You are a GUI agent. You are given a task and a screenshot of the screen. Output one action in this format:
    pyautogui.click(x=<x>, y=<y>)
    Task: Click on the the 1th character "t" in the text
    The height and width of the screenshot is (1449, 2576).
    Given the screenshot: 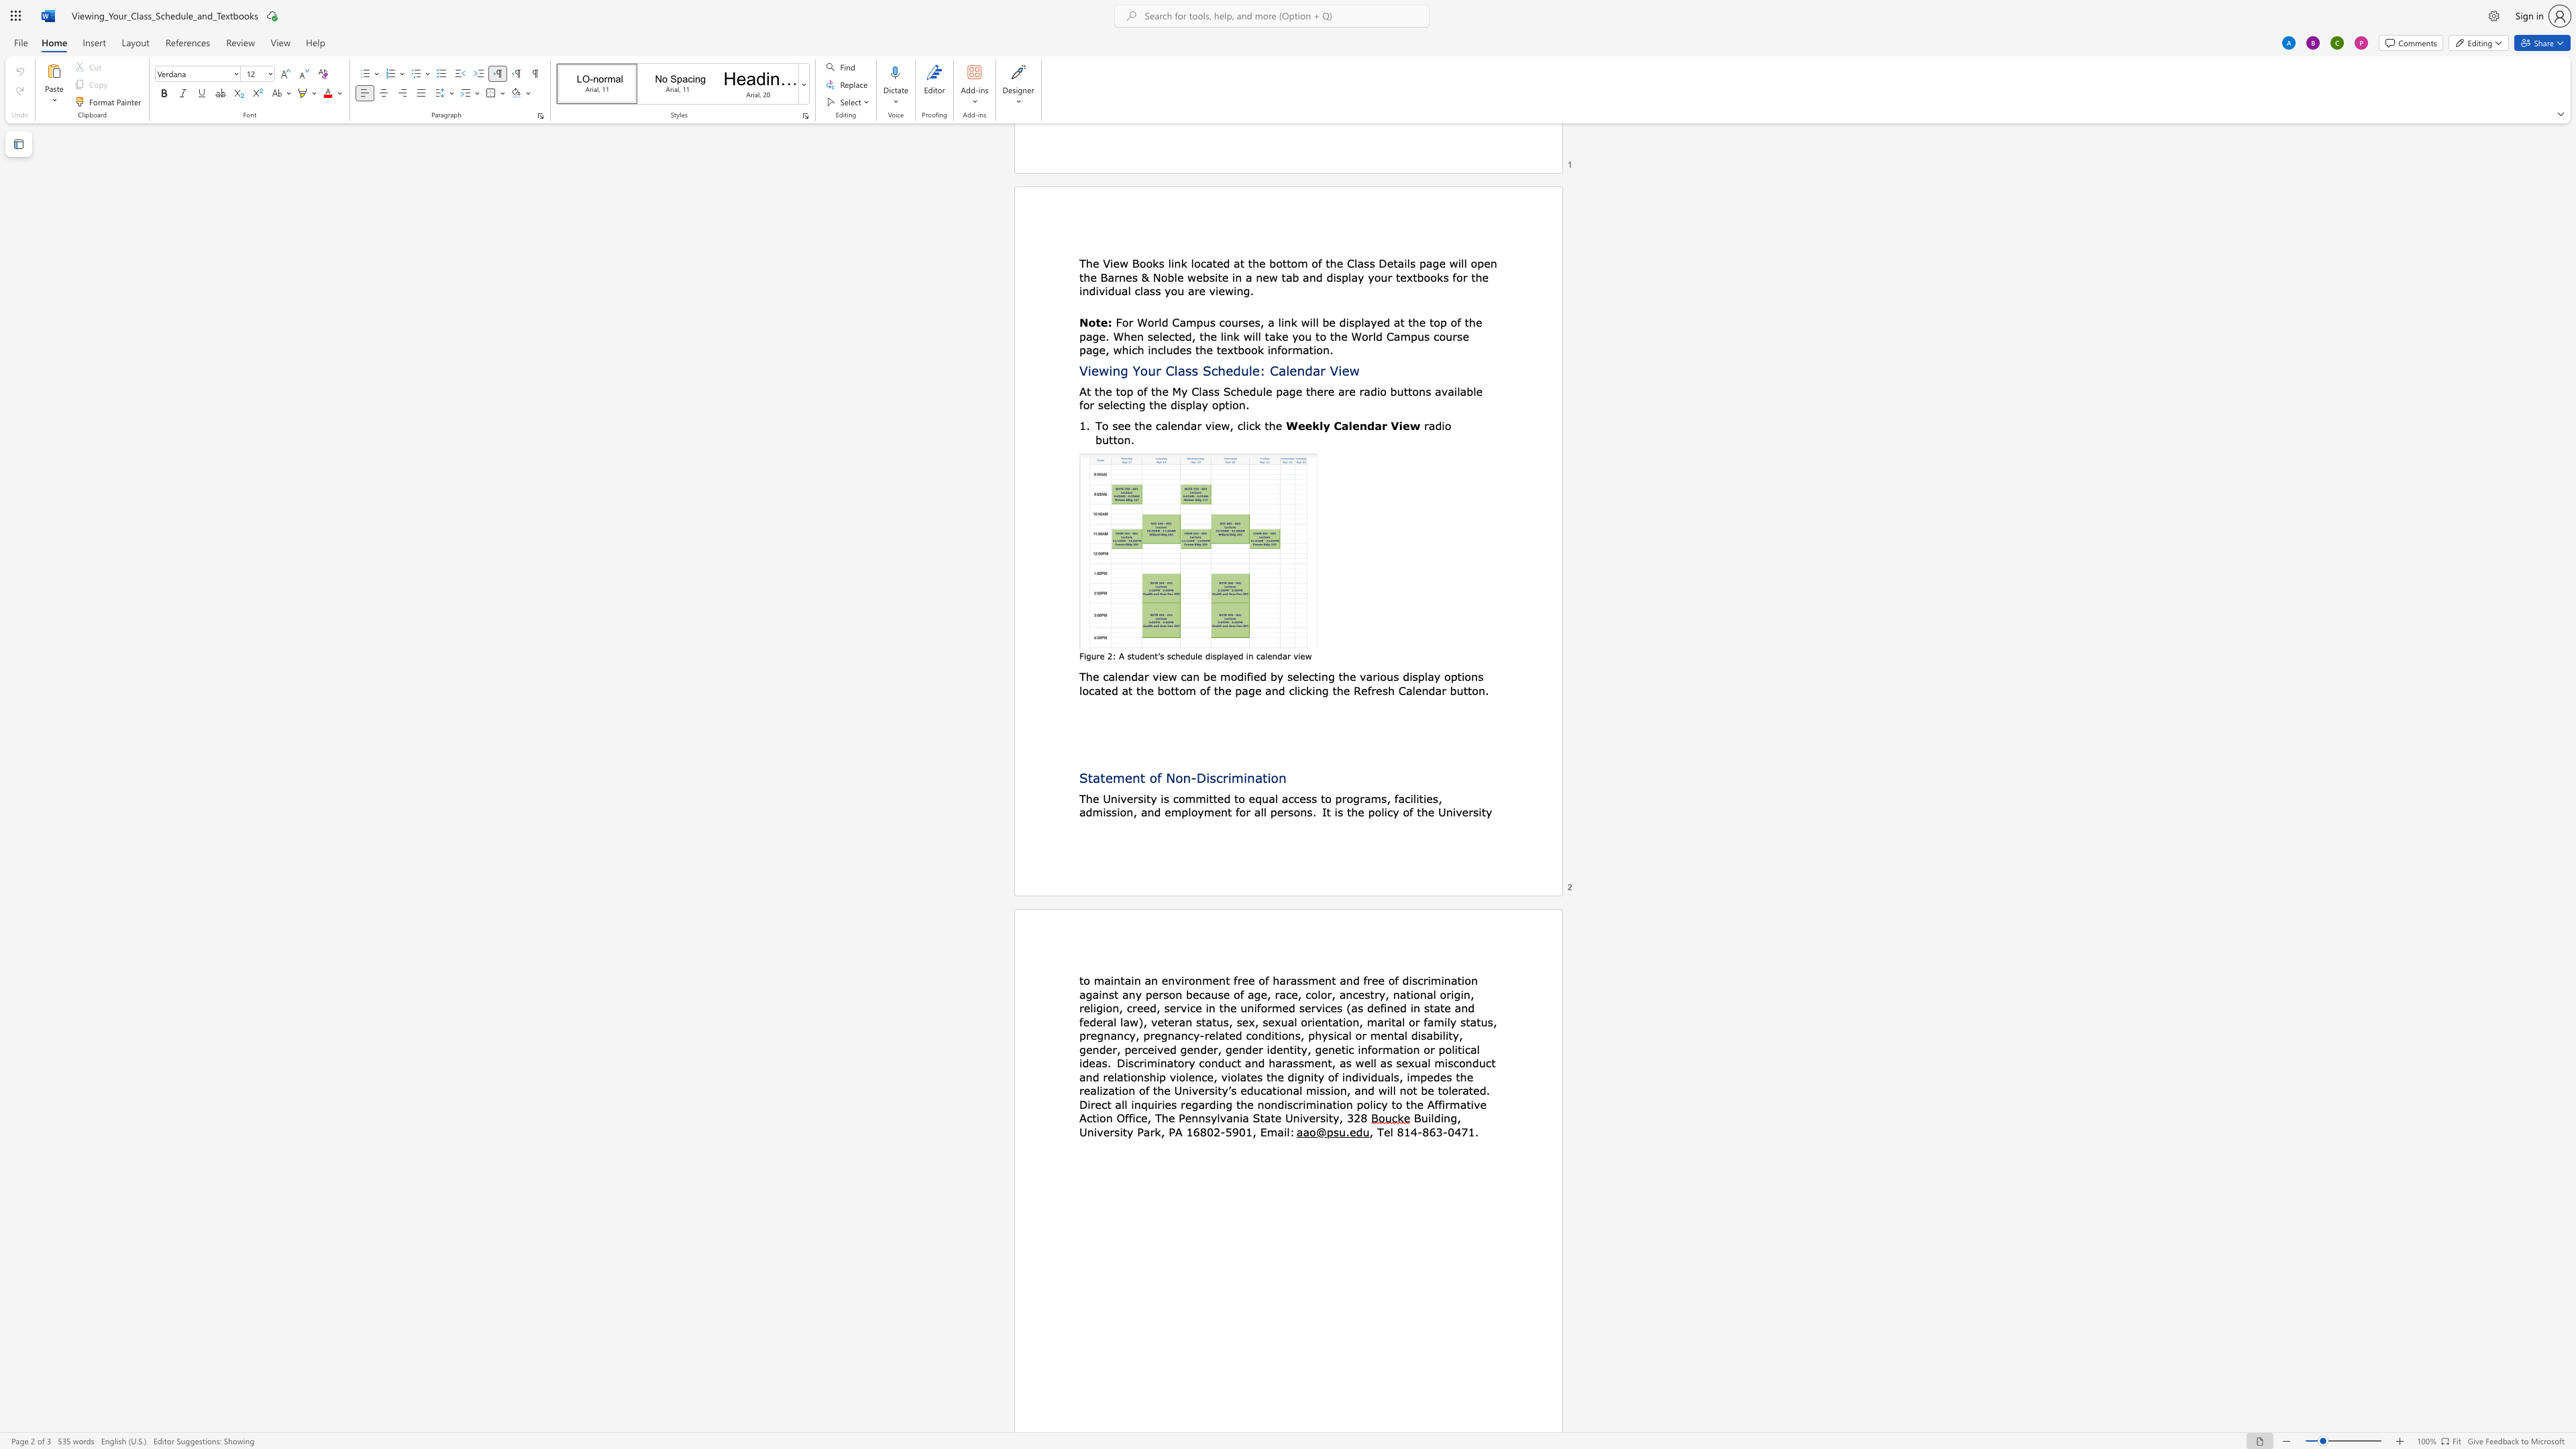 What is the action you would take?
    pyautogui.click(x=1148, y=798)
    